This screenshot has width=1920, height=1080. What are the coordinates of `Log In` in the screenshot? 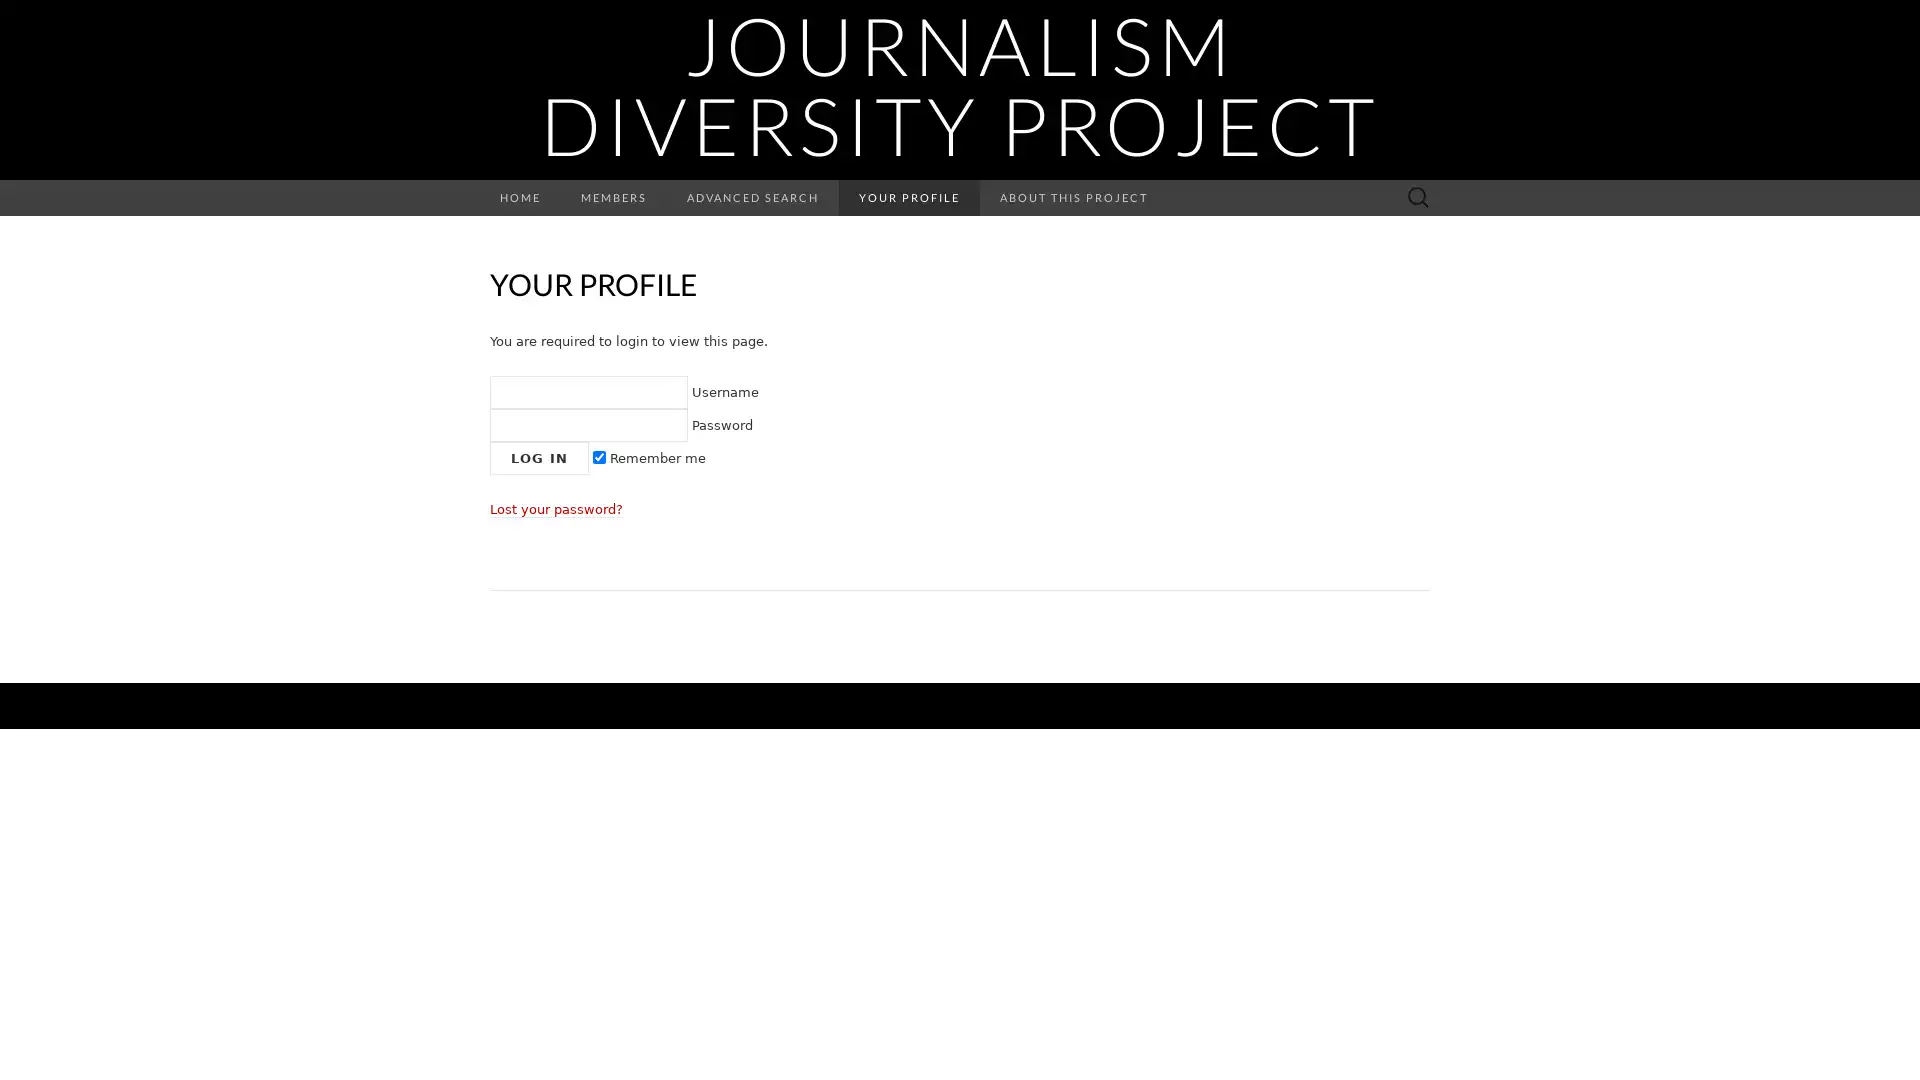 It's located at (539, 458).